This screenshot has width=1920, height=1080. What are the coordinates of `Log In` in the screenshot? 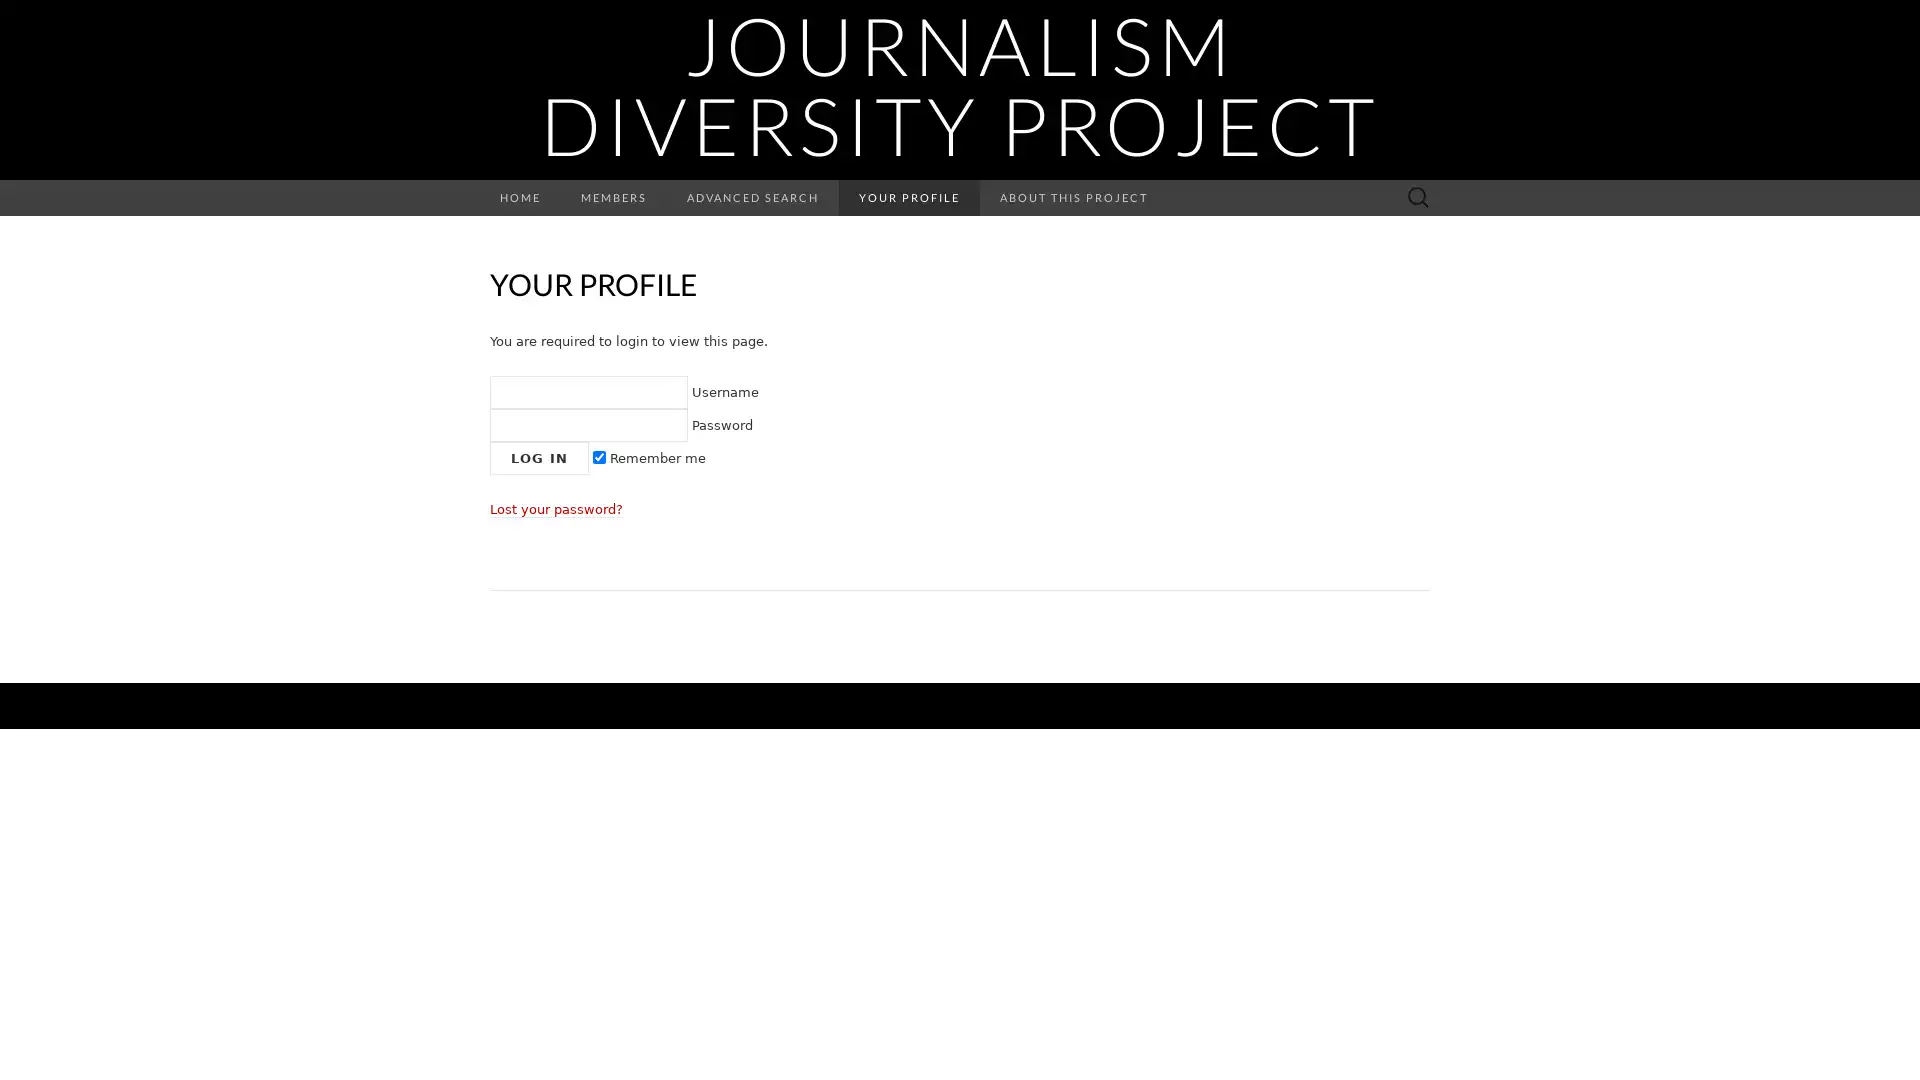 It's located at (539, 458).